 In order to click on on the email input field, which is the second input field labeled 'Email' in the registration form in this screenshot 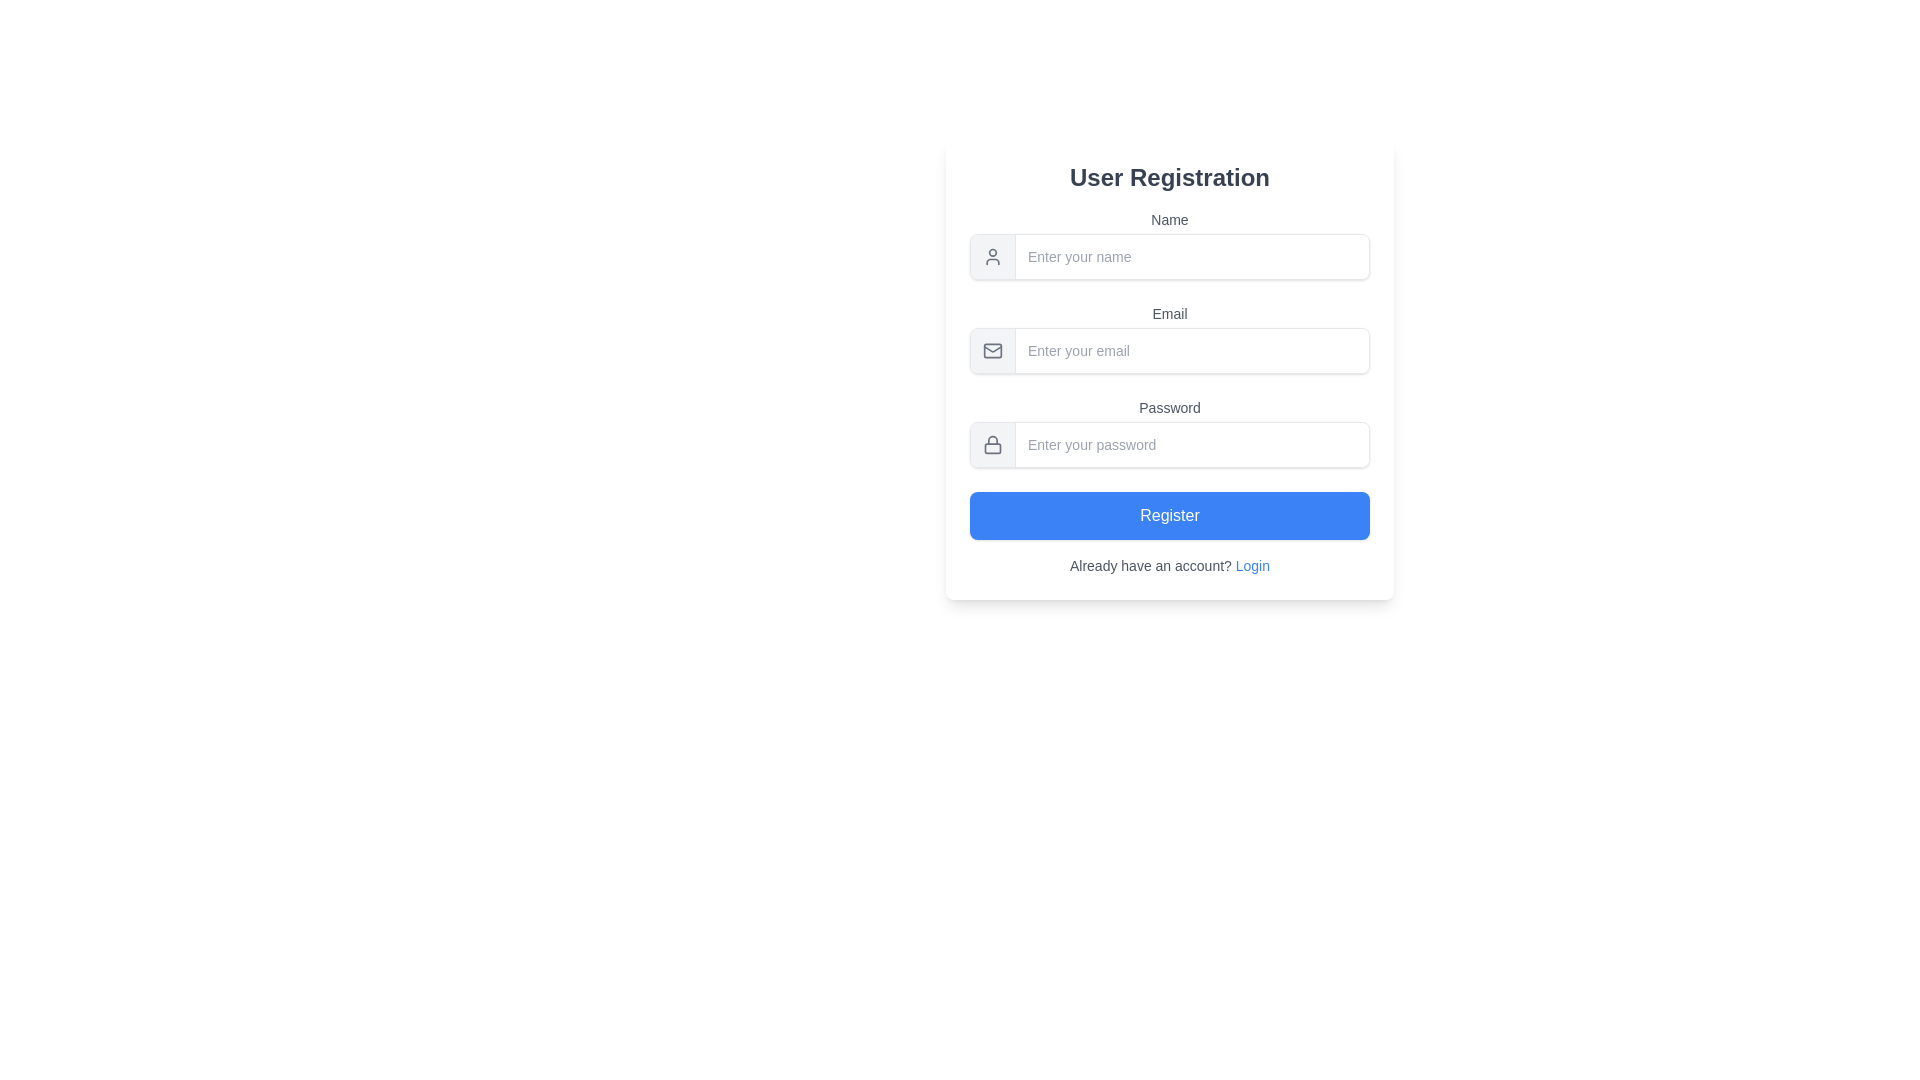, I will do `click(1170, 369)`.